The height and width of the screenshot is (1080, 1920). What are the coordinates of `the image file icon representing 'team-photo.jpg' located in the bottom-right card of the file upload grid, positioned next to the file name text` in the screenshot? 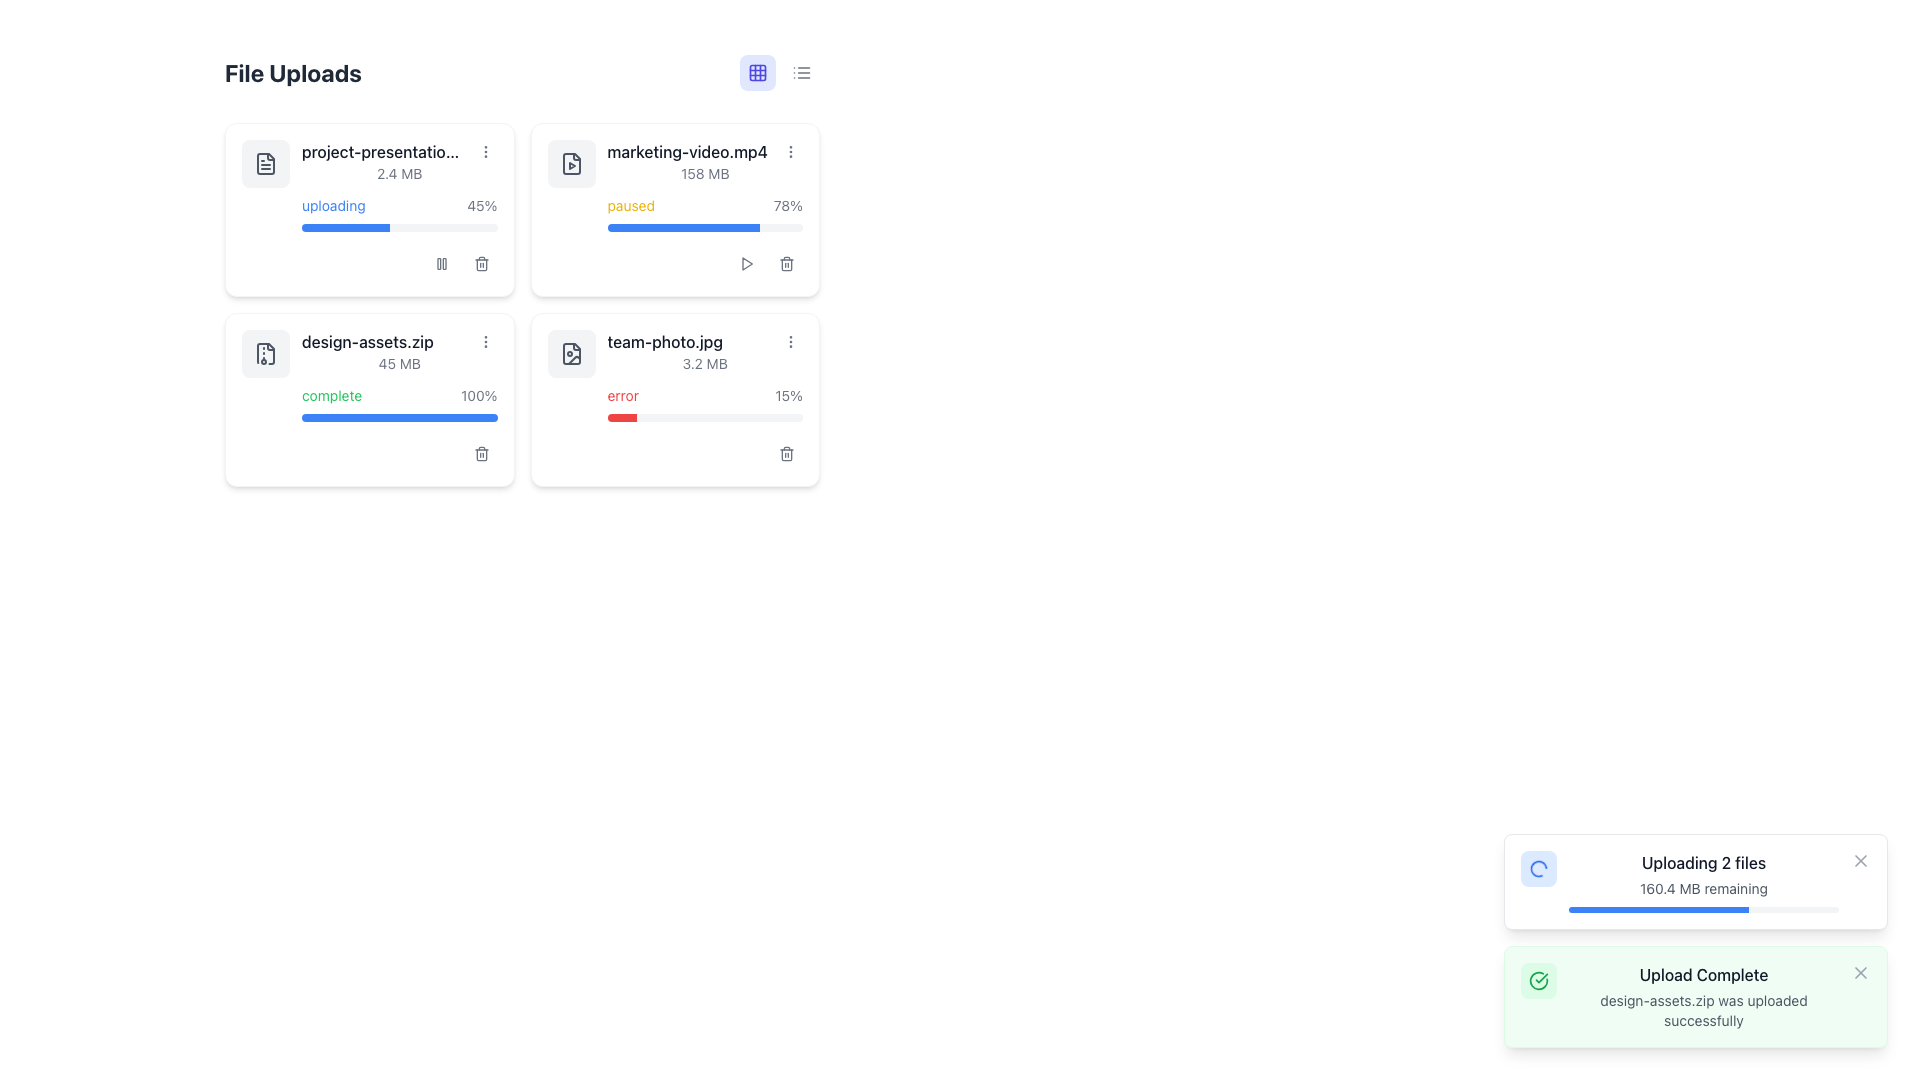 It's located at (570, 353).